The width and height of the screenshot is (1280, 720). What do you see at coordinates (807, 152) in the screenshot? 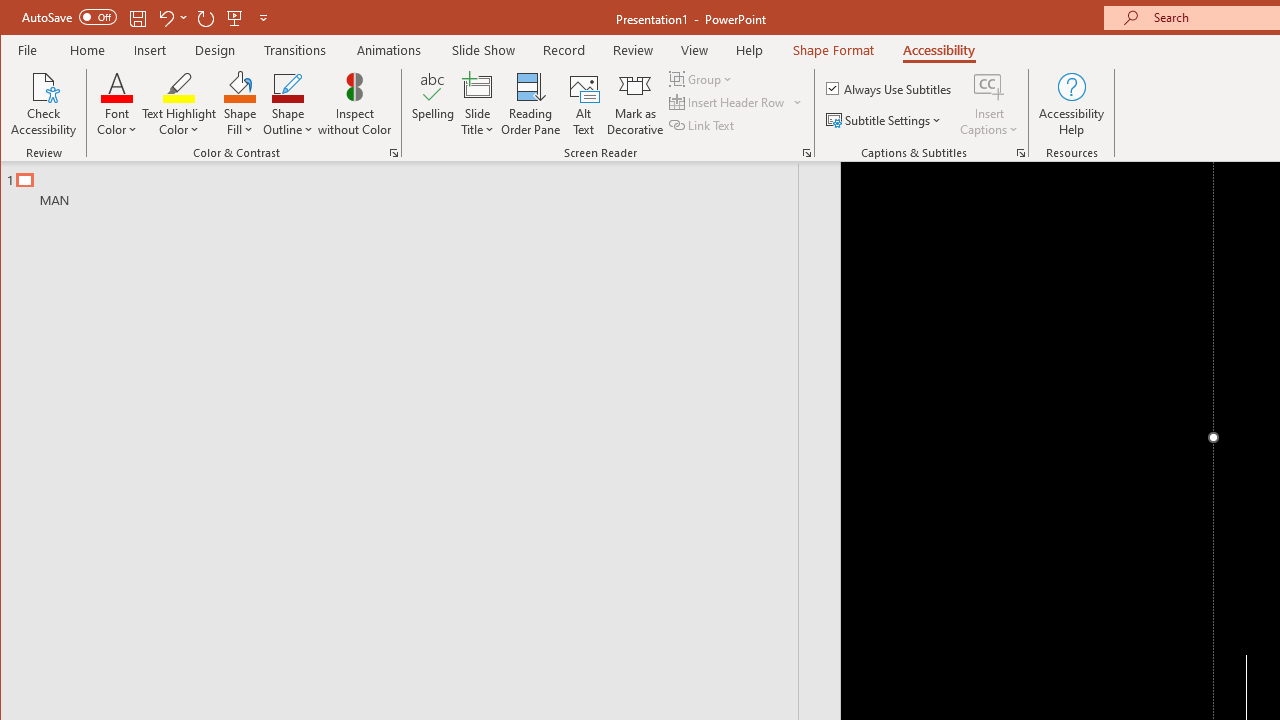
I see `'Screen Reader'` at bounding box center [807, 152].